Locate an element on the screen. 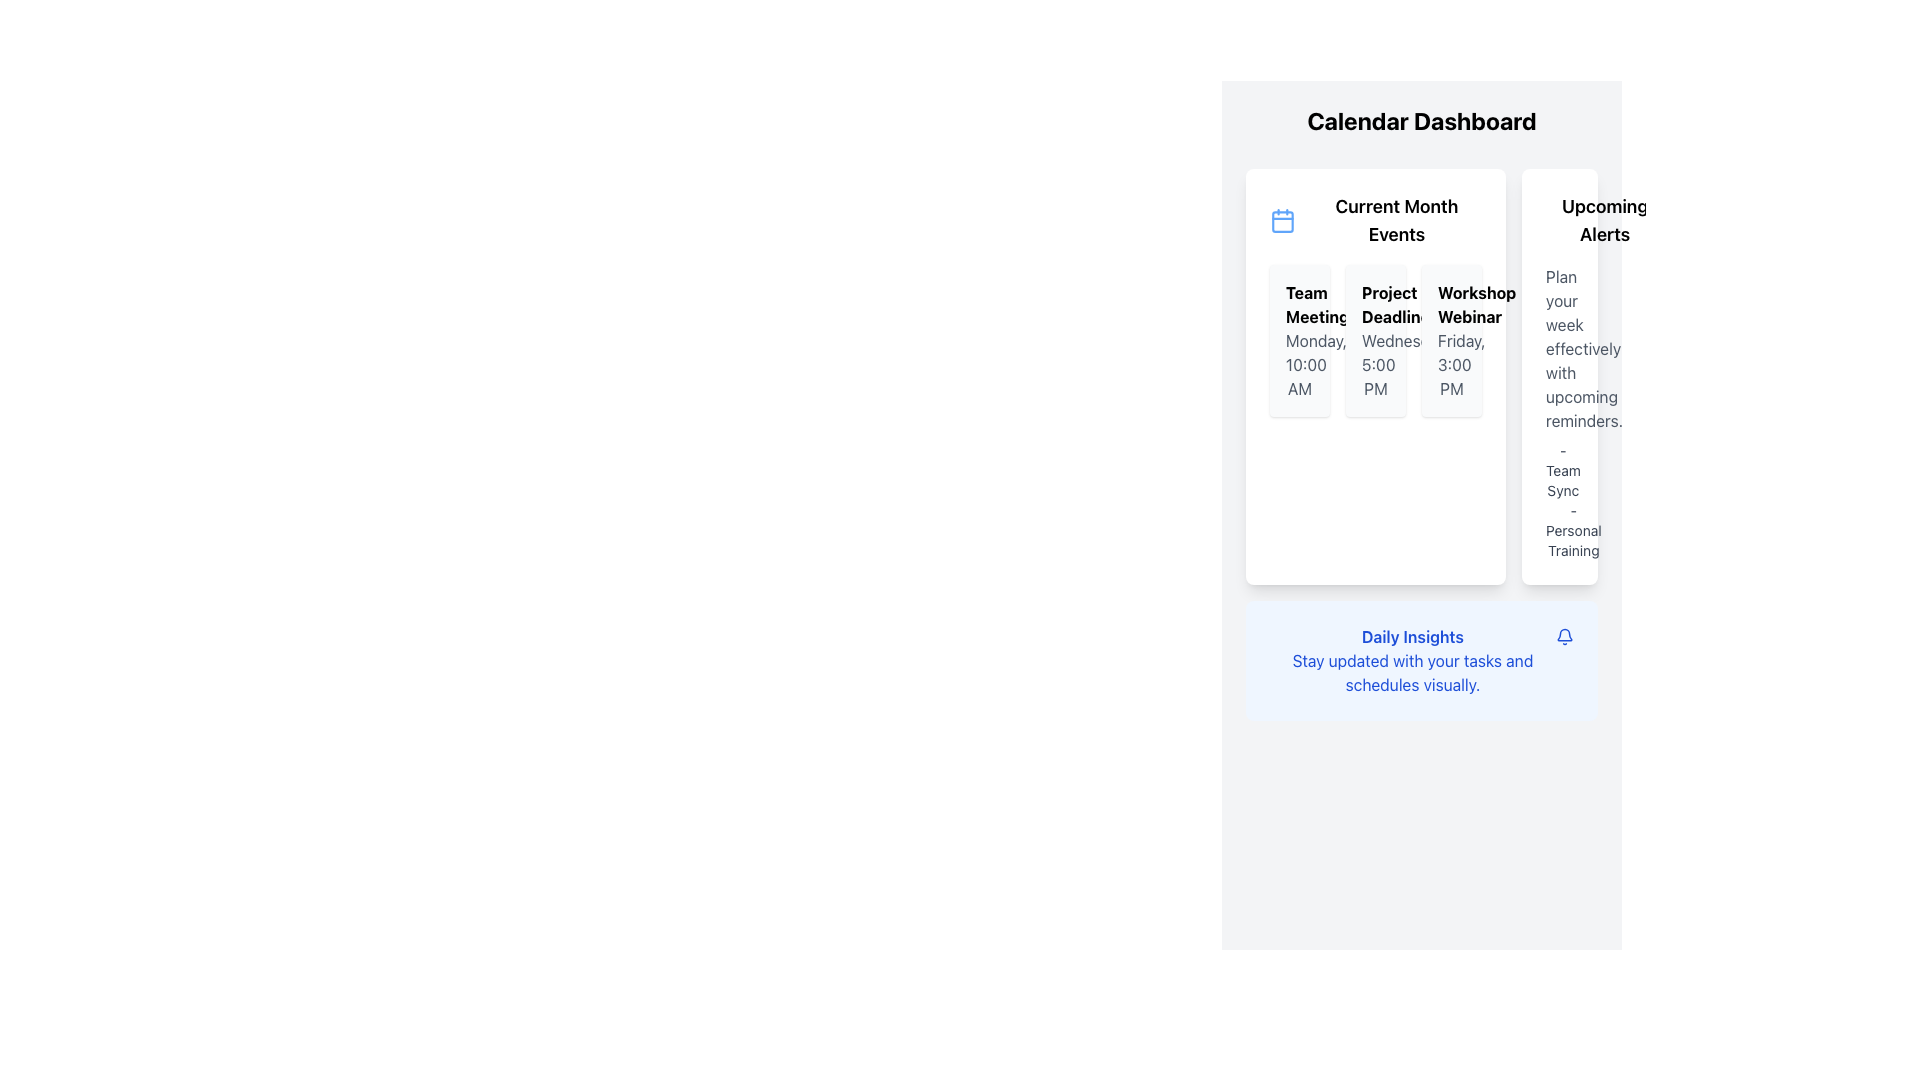 This screenshot has width=1920, height=1080. the header titled 'Current Month Events' which includes a blue calendar icon to the left is located at coordinates (1375, 220).